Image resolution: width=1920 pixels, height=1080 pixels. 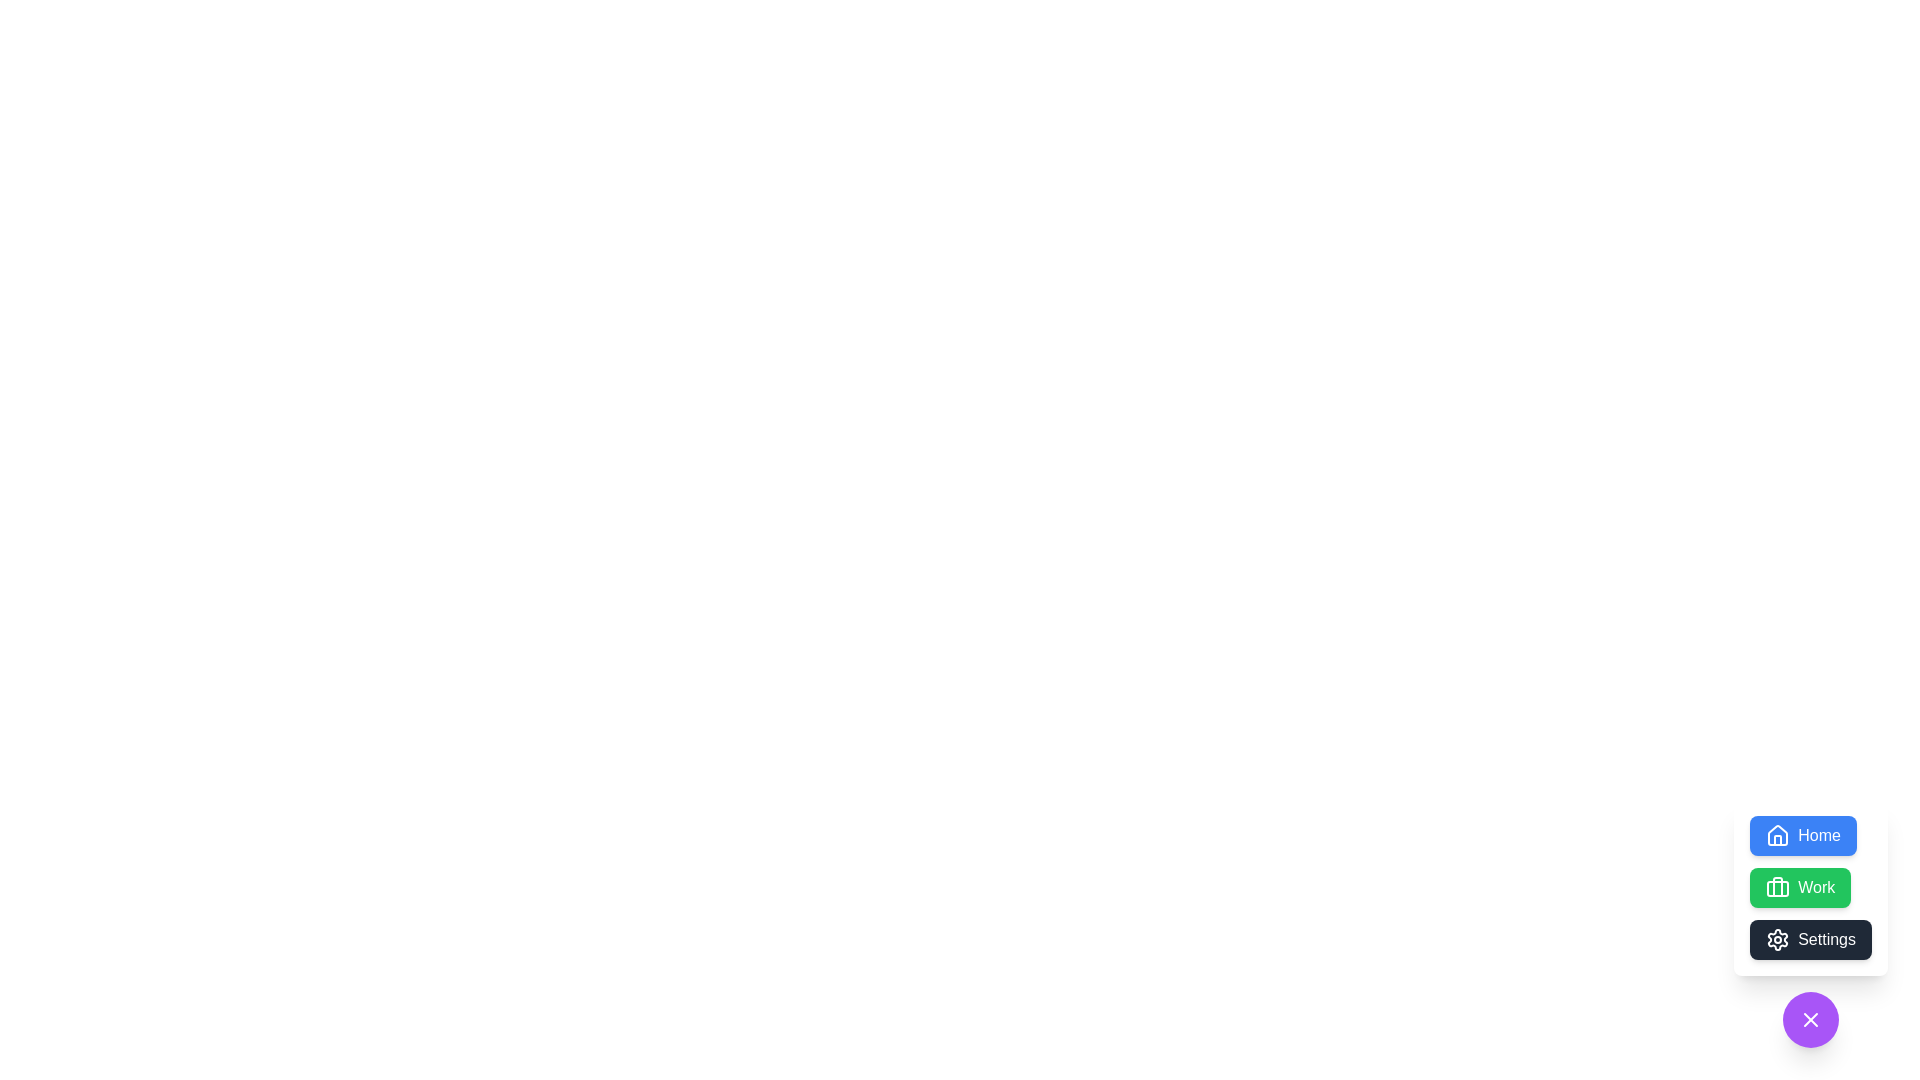 What do you see at coordinates (1803, 836) in the screenshot?
I see `the 'Home' button, which is a rectangular button with a blue background and white bold text, located in the bottom-right quadrant of the interface` at bounding box center [1803, 836].